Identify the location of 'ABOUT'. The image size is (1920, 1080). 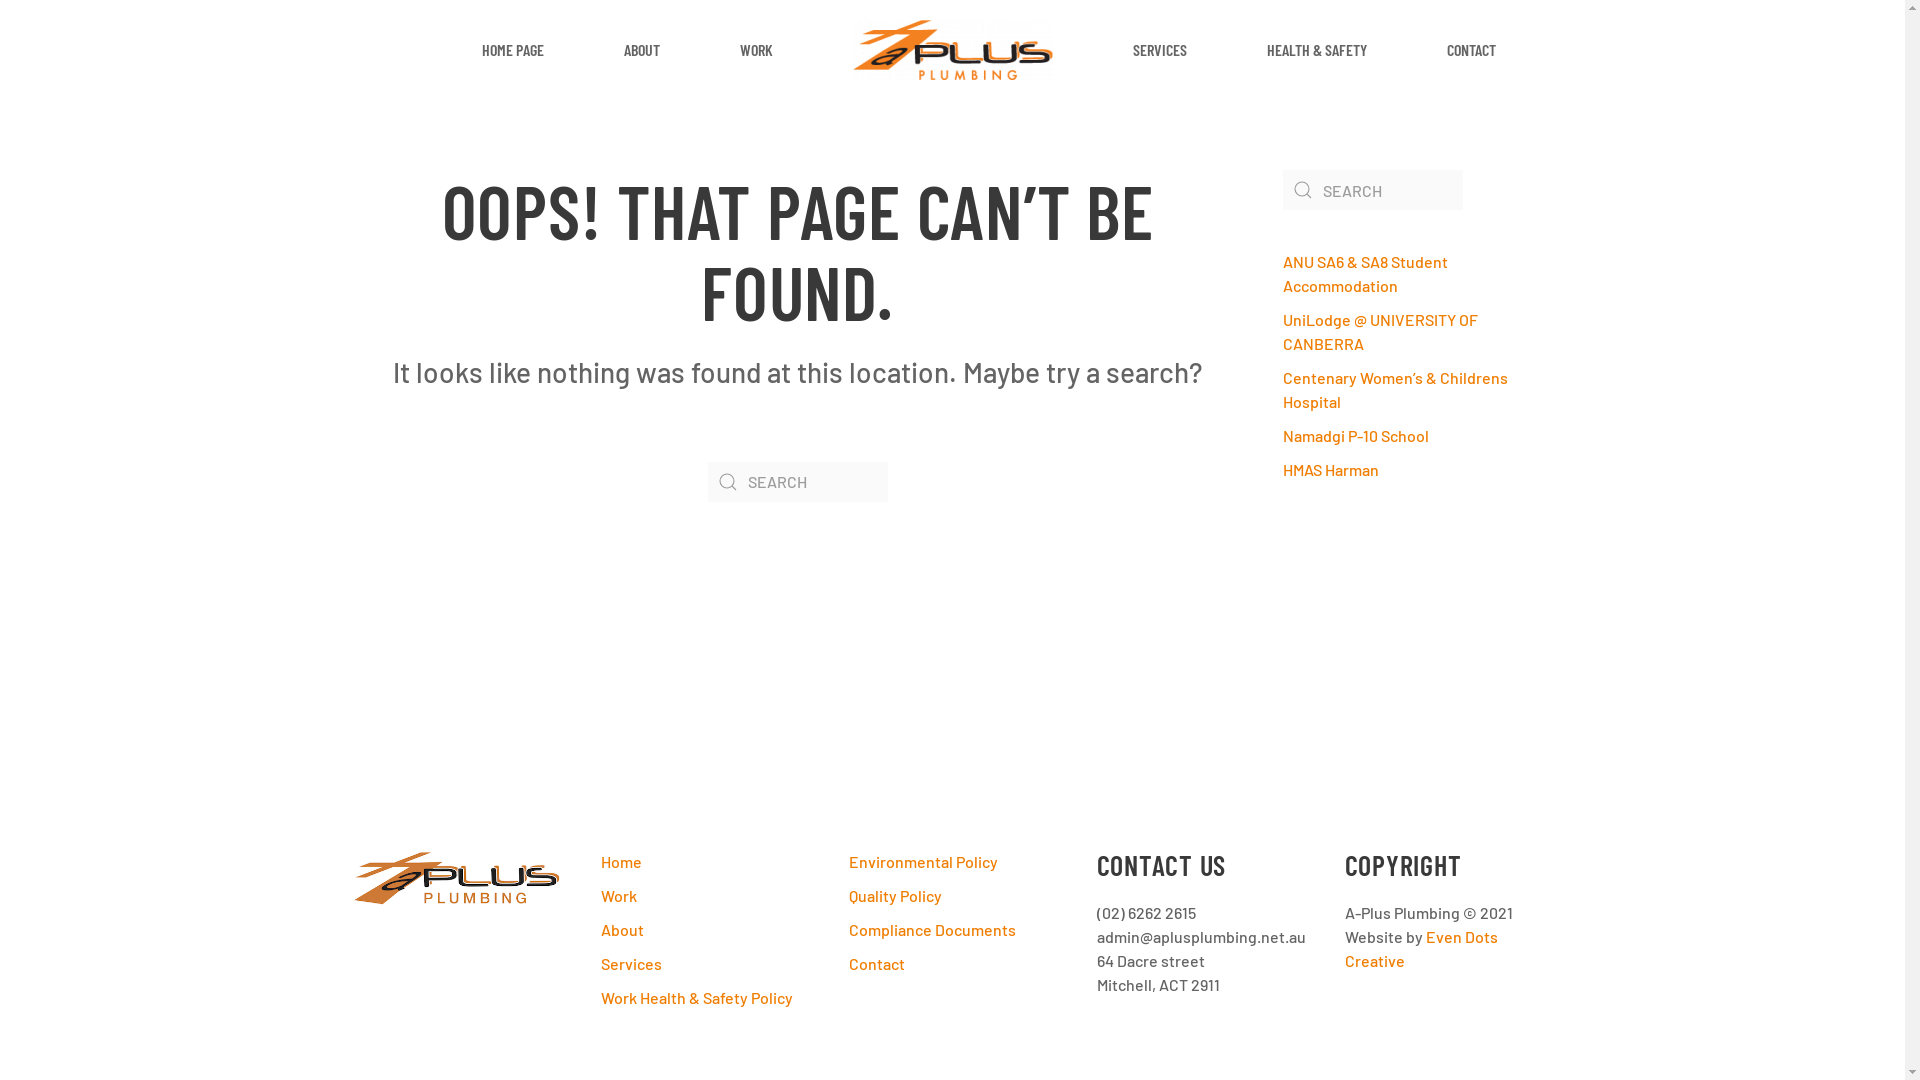
(642, 49).